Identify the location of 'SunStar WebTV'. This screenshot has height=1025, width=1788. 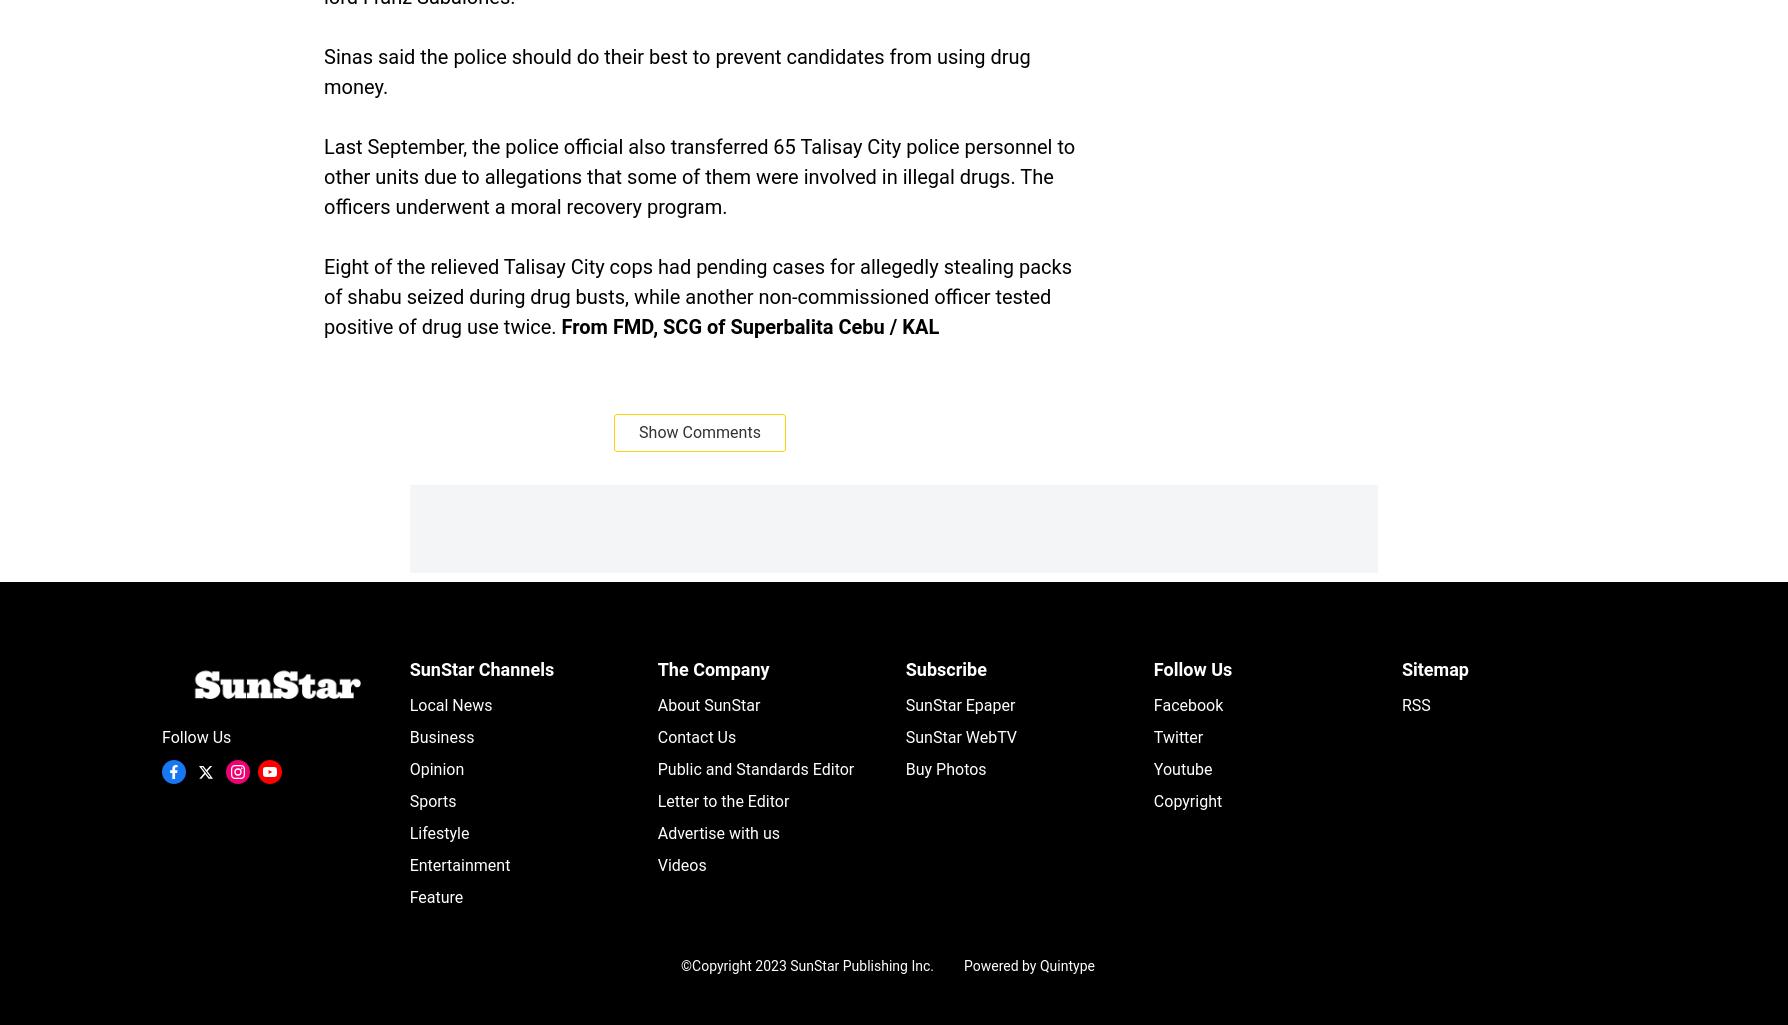
(905, 736).